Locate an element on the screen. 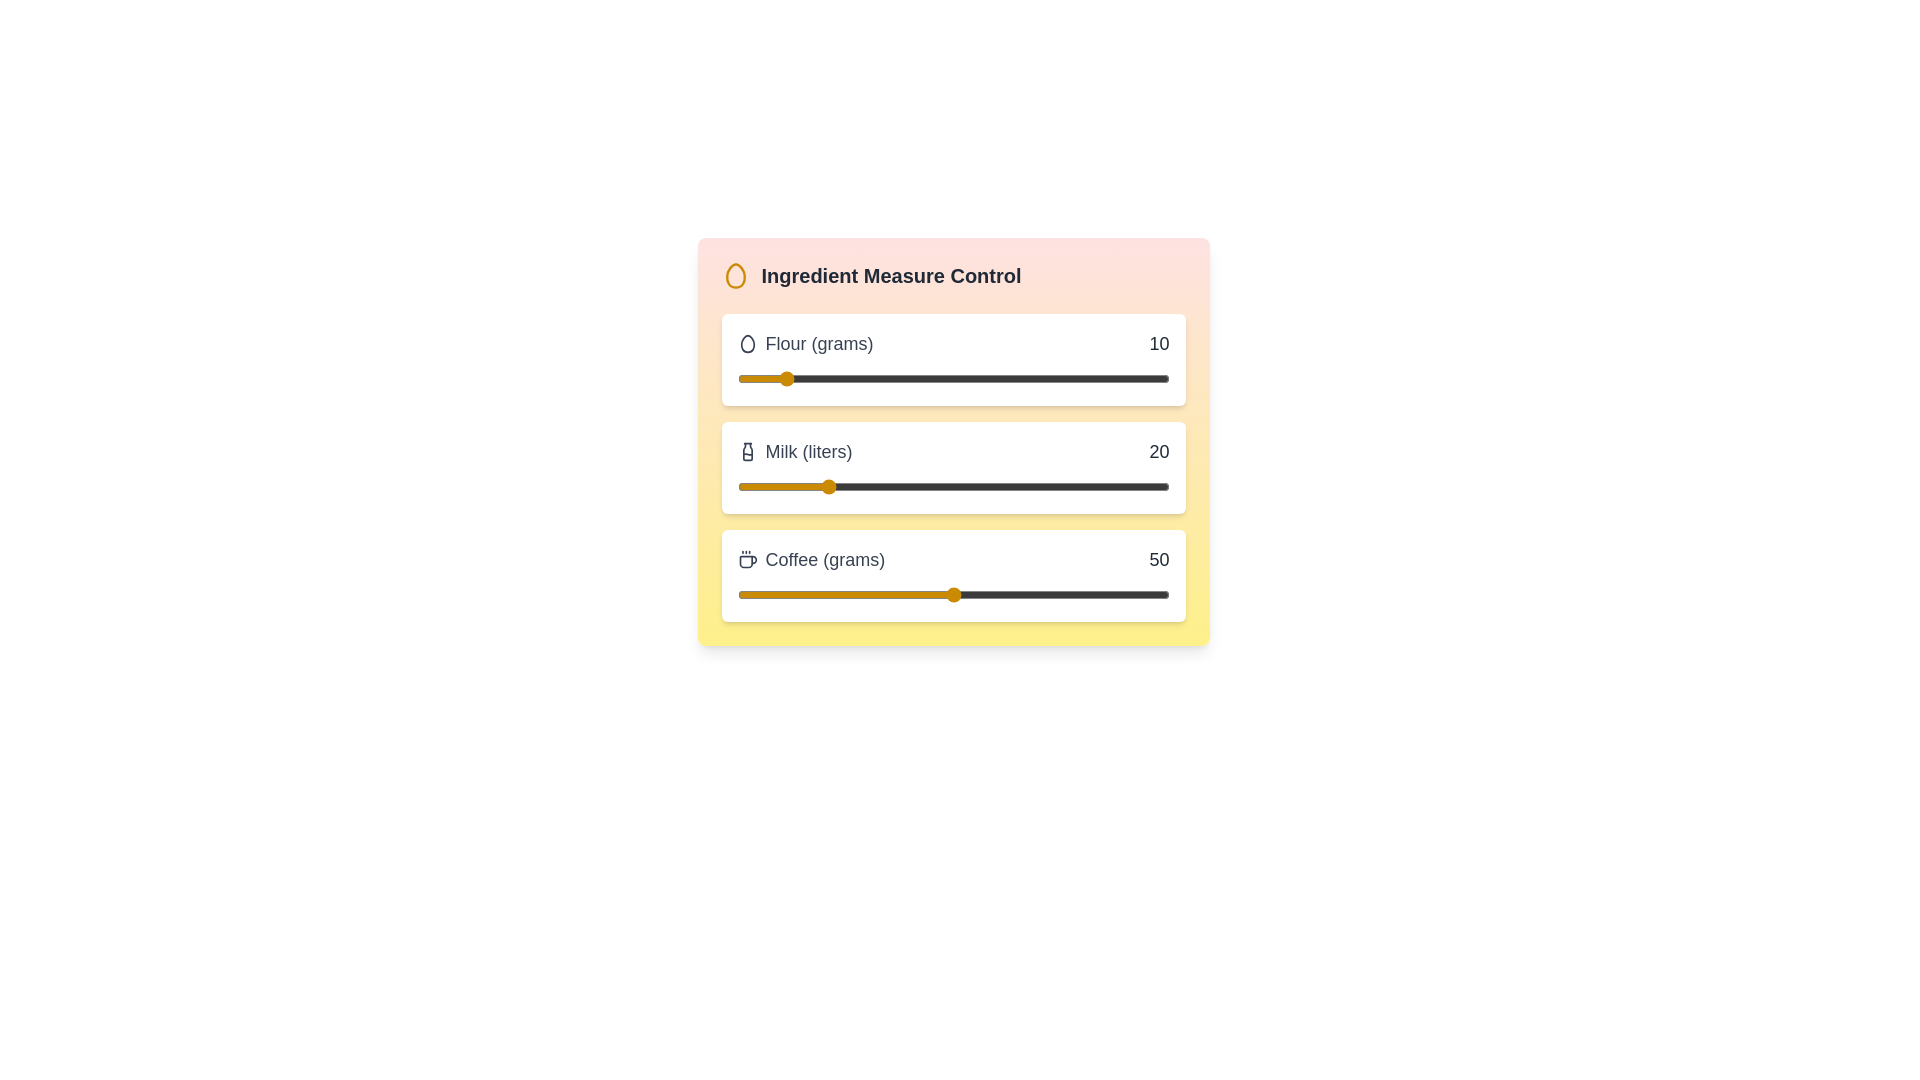 The width and height of the screenshot is (1920, 1080). ingredient measurement is located at coordinates (1047, 378).